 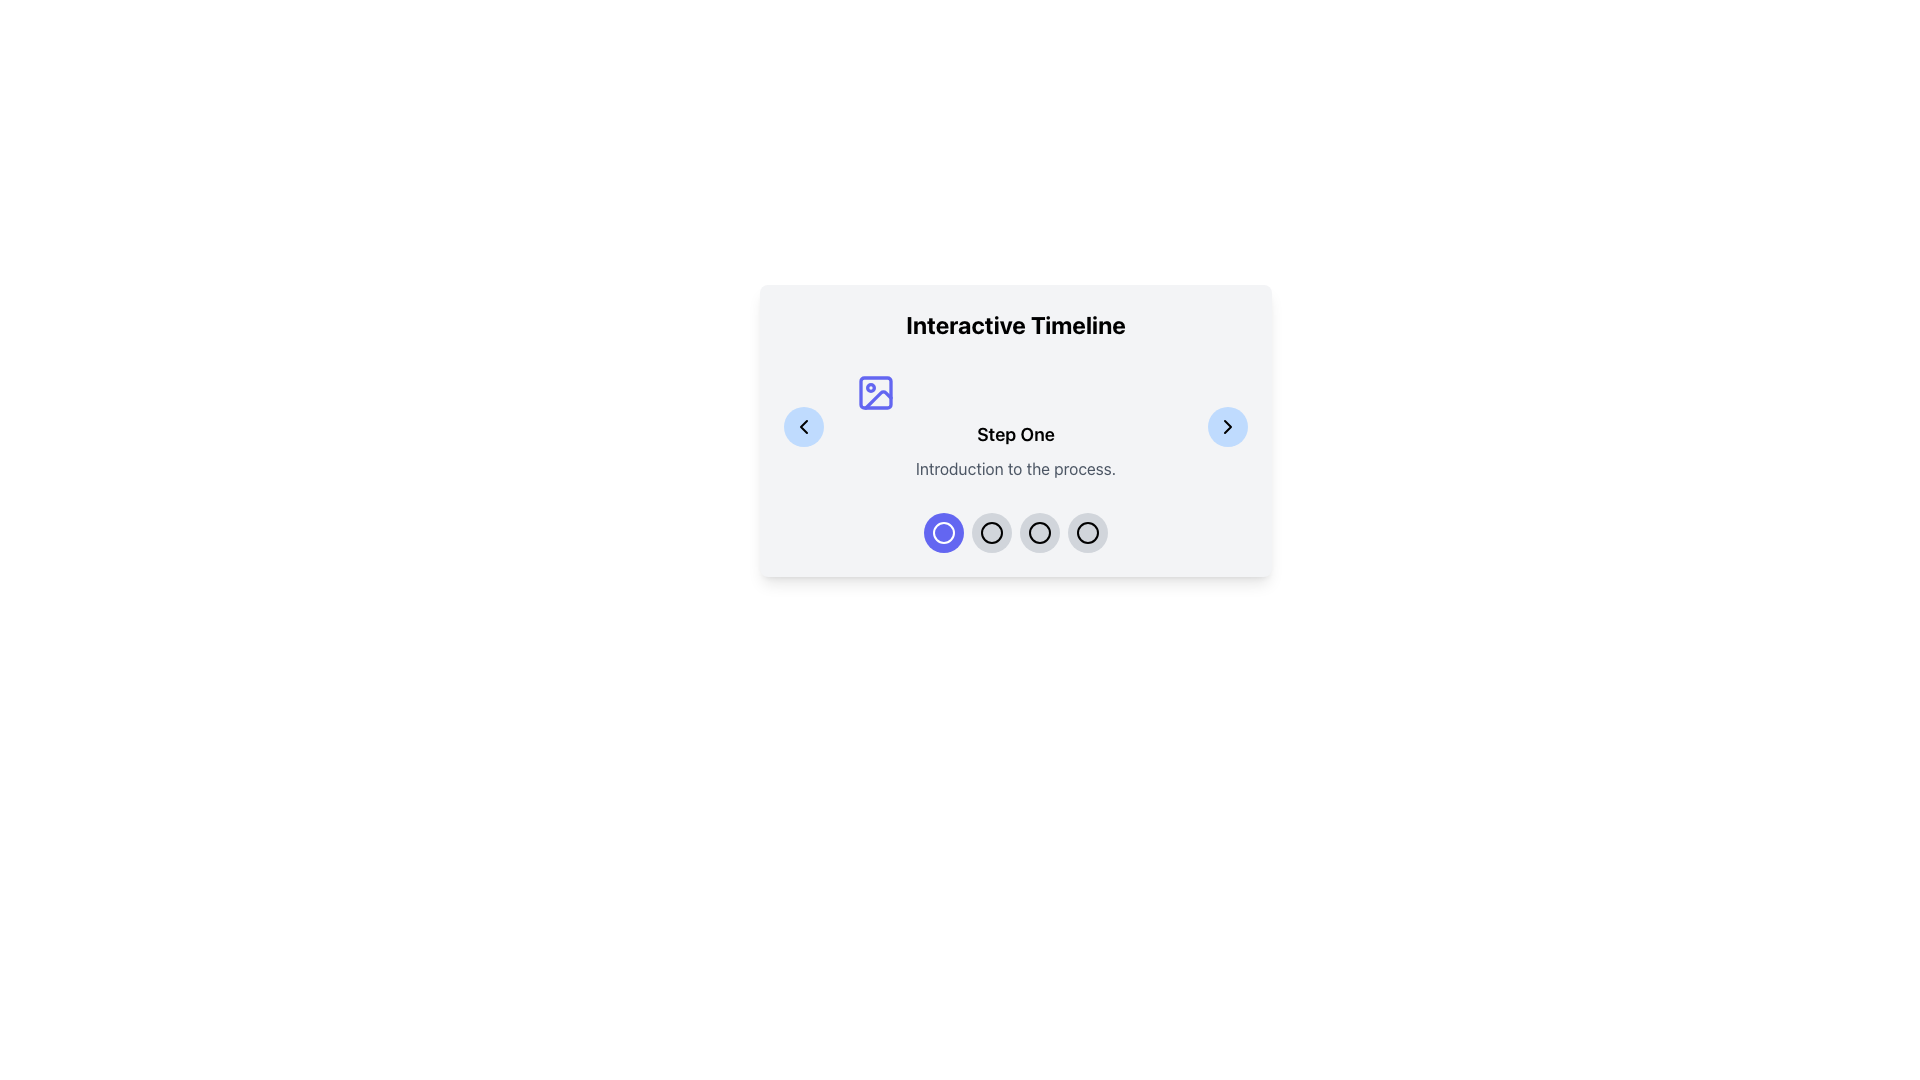 What do you see at coordinates (943, 531) in the screenshot?
I see `the first circular interactive step indicator with a filled blue background and white border` at bounding box center [943, 531].